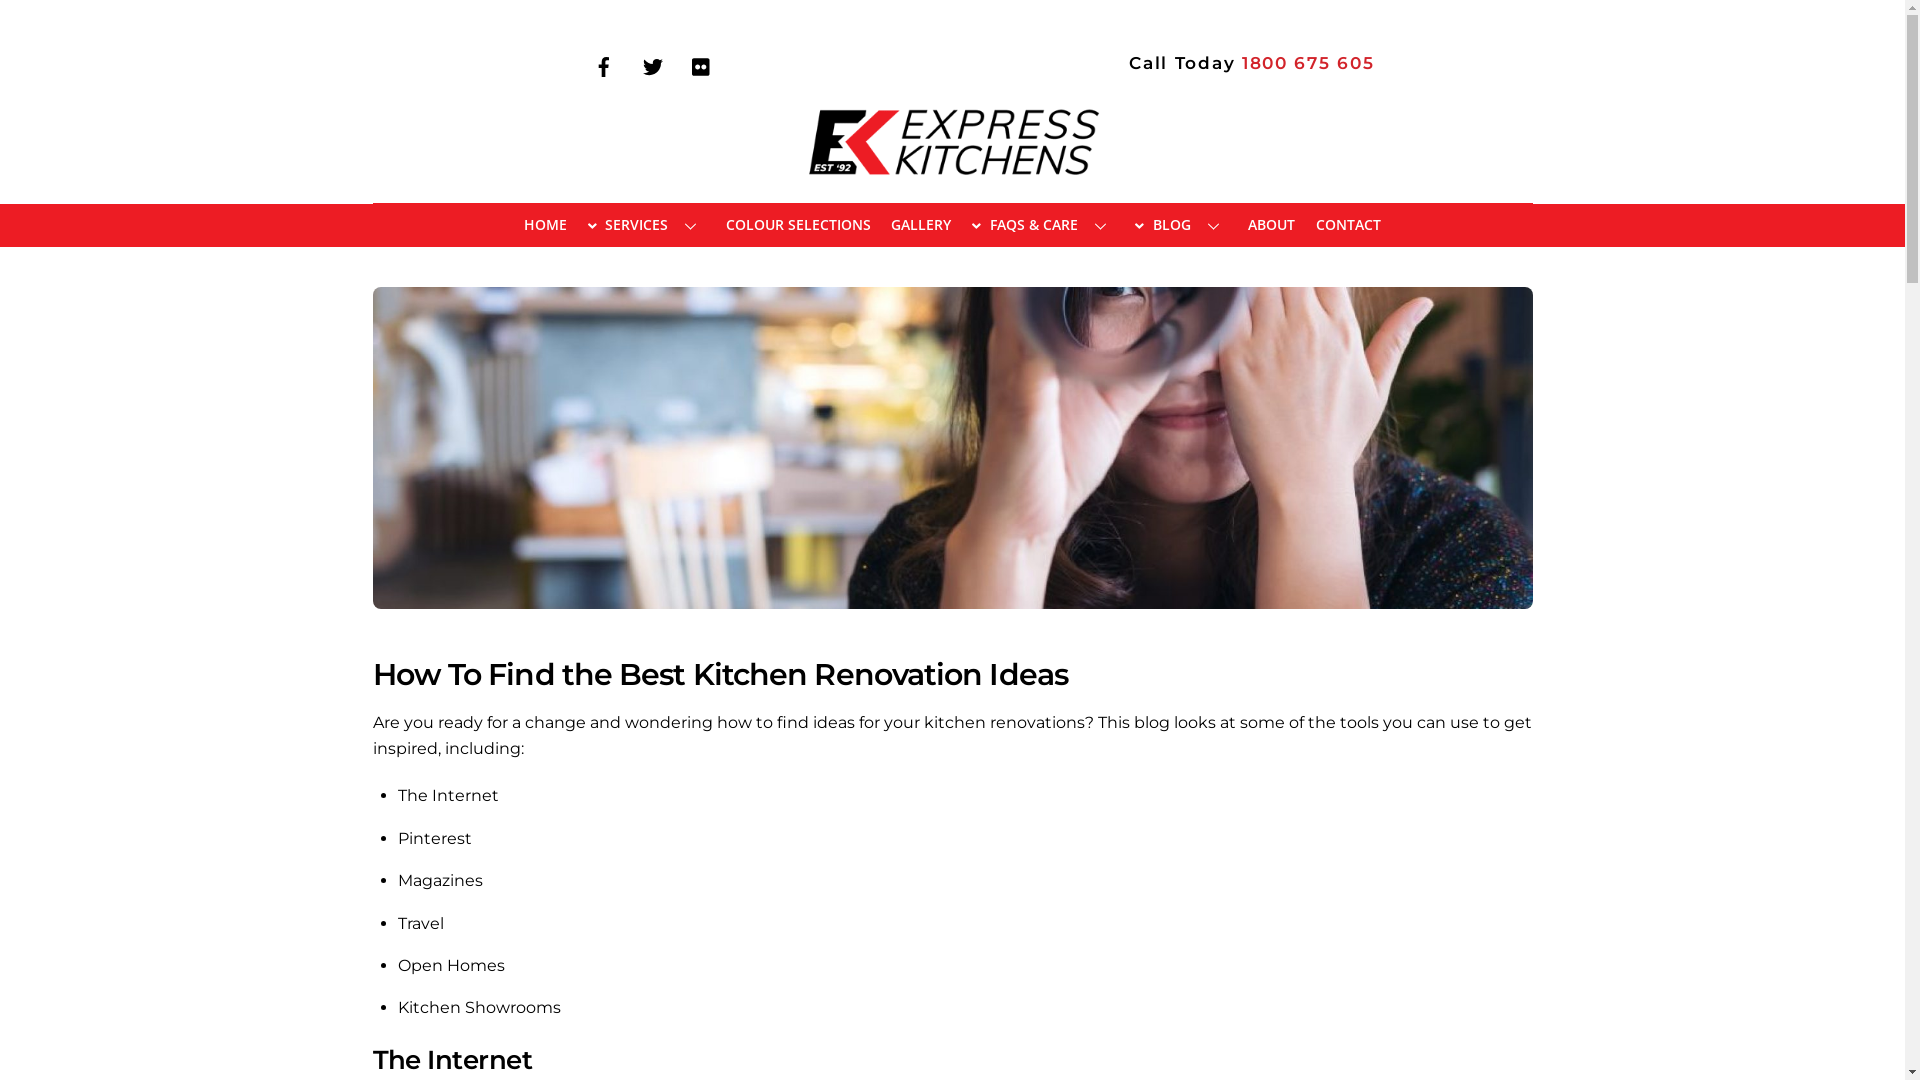 The height and width of the screenshot is (1080, 1920). What do you see at coordinates (646, 224) in the screenshot?
I see `'SERVICES'` at bounding box center [646, 224].